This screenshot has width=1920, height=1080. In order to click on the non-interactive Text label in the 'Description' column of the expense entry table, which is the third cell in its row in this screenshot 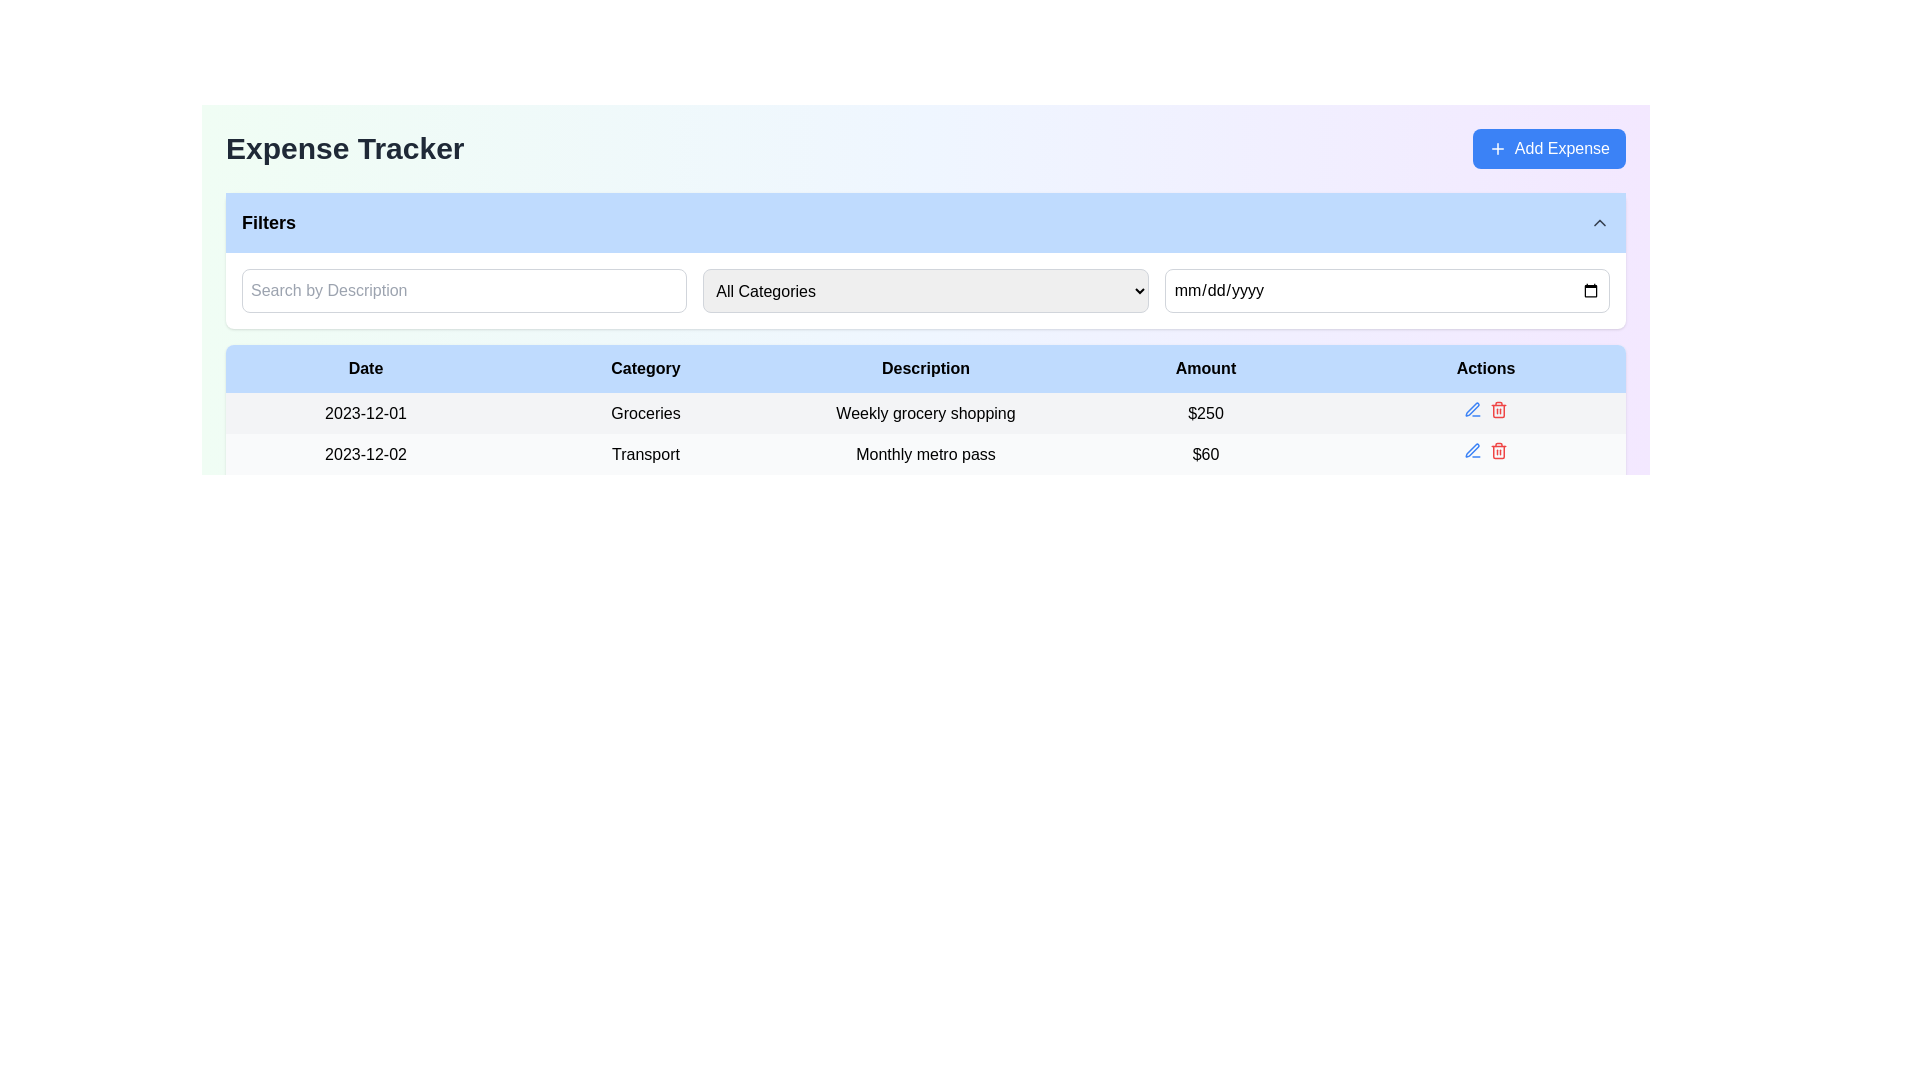, I will do `click(925, 412)`.